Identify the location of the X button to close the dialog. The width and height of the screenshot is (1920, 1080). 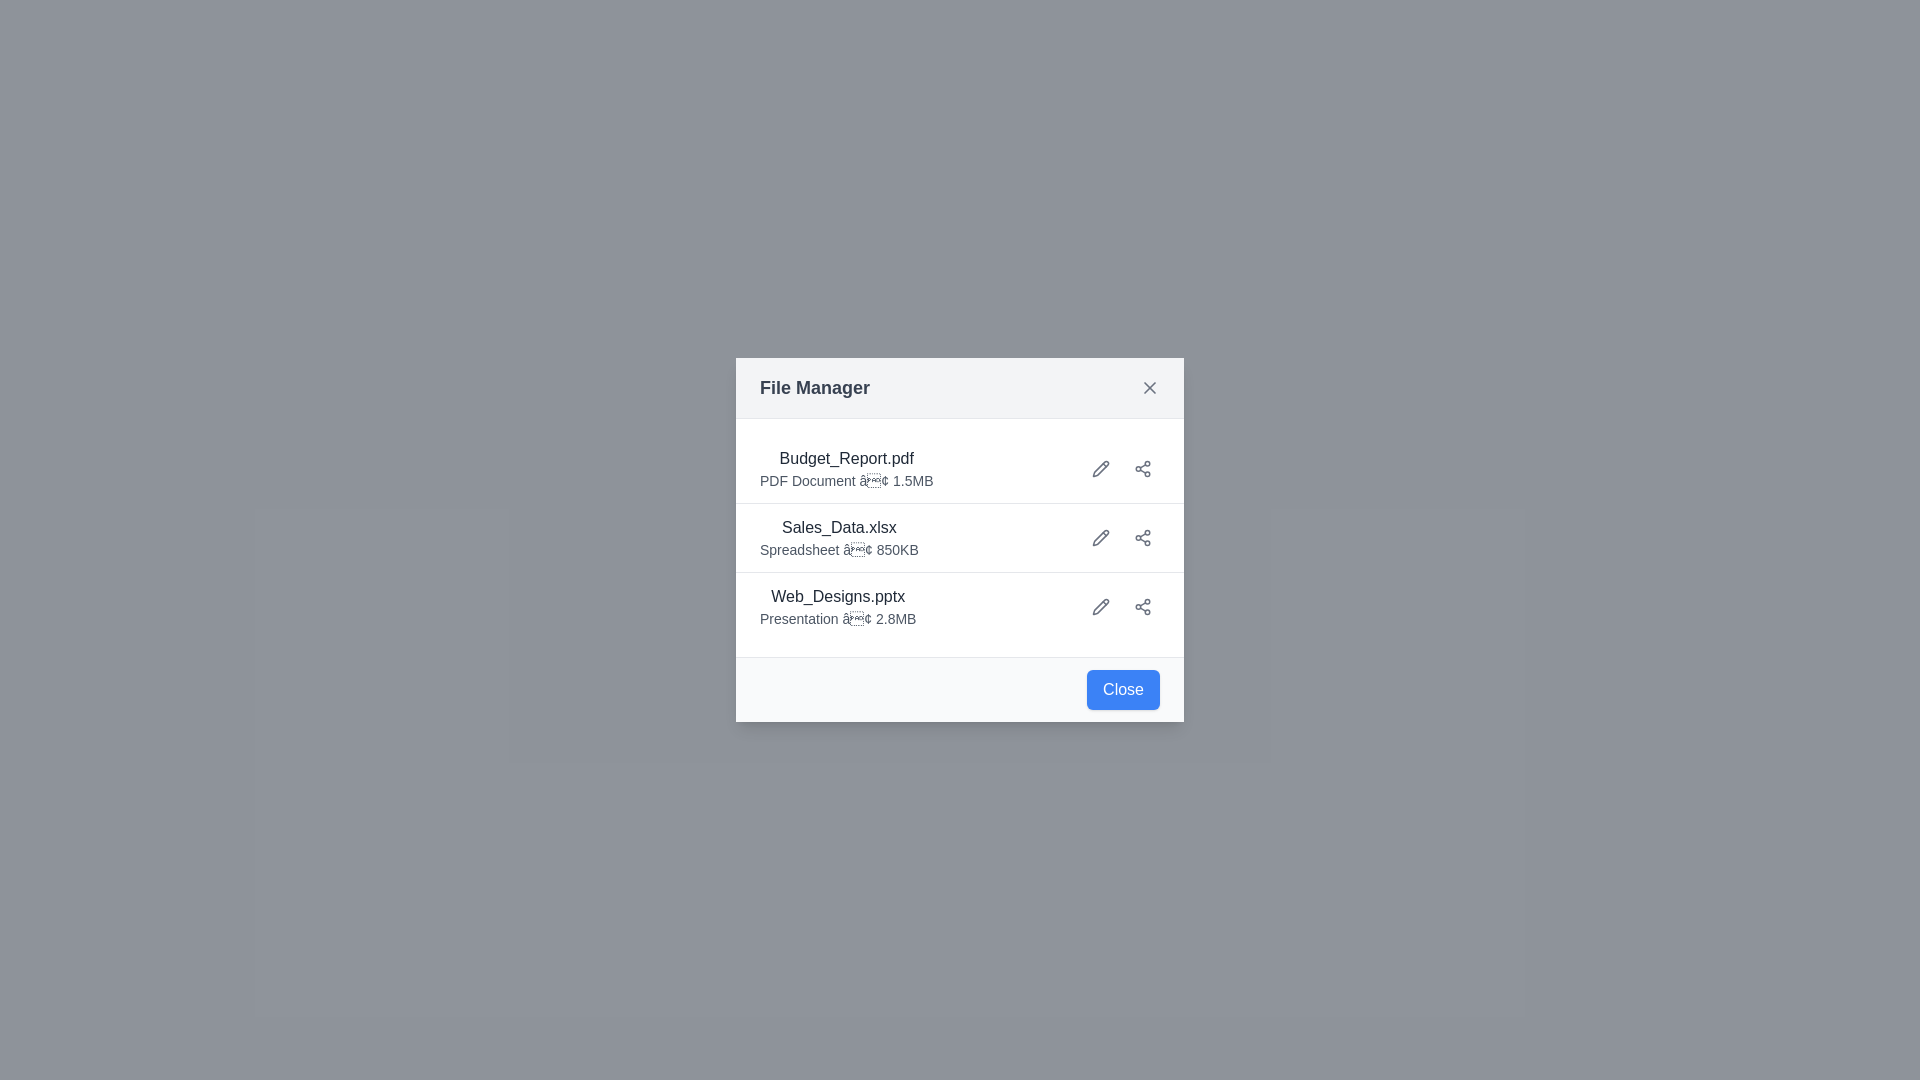
(1150, 388).